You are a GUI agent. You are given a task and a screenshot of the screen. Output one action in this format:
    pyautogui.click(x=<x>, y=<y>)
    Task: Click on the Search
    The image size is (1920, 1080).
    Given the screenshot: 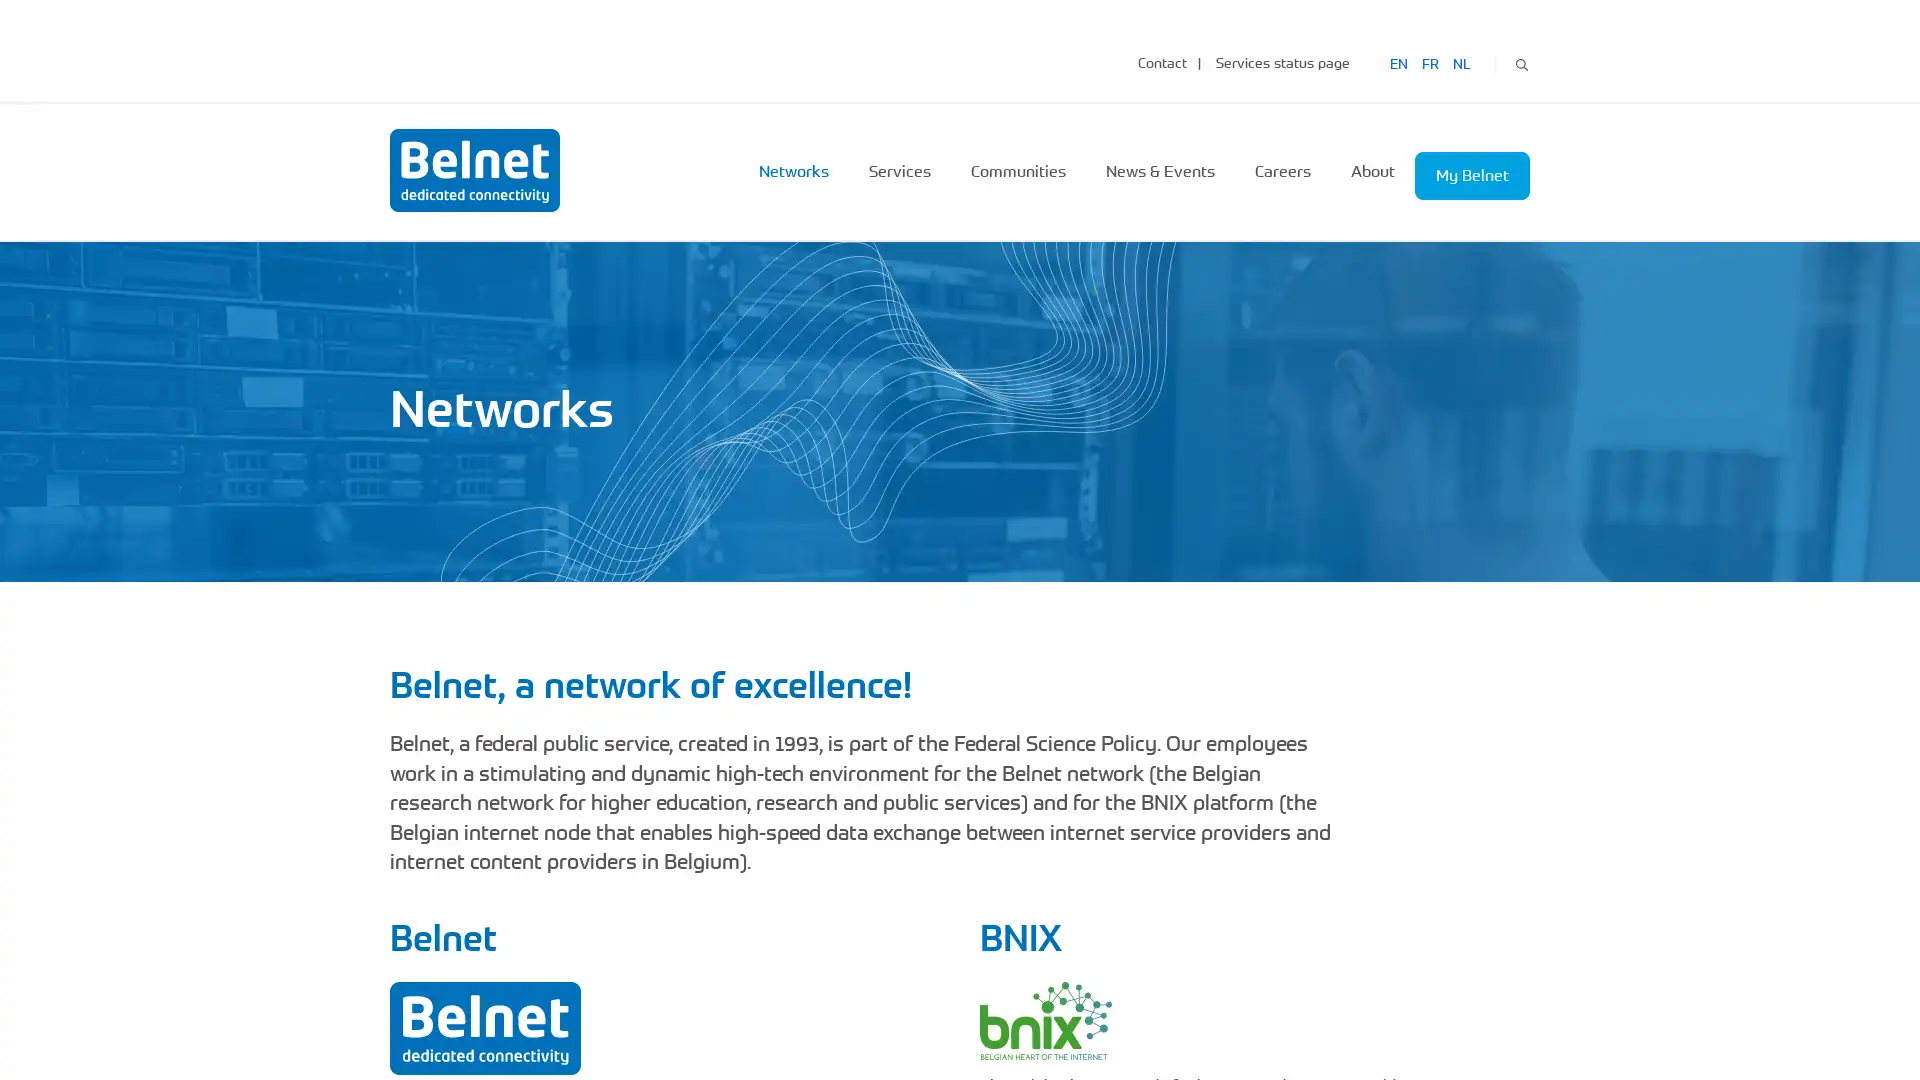 What is the action you would take?
    pyautogui.click(x=1520, y=61)
    